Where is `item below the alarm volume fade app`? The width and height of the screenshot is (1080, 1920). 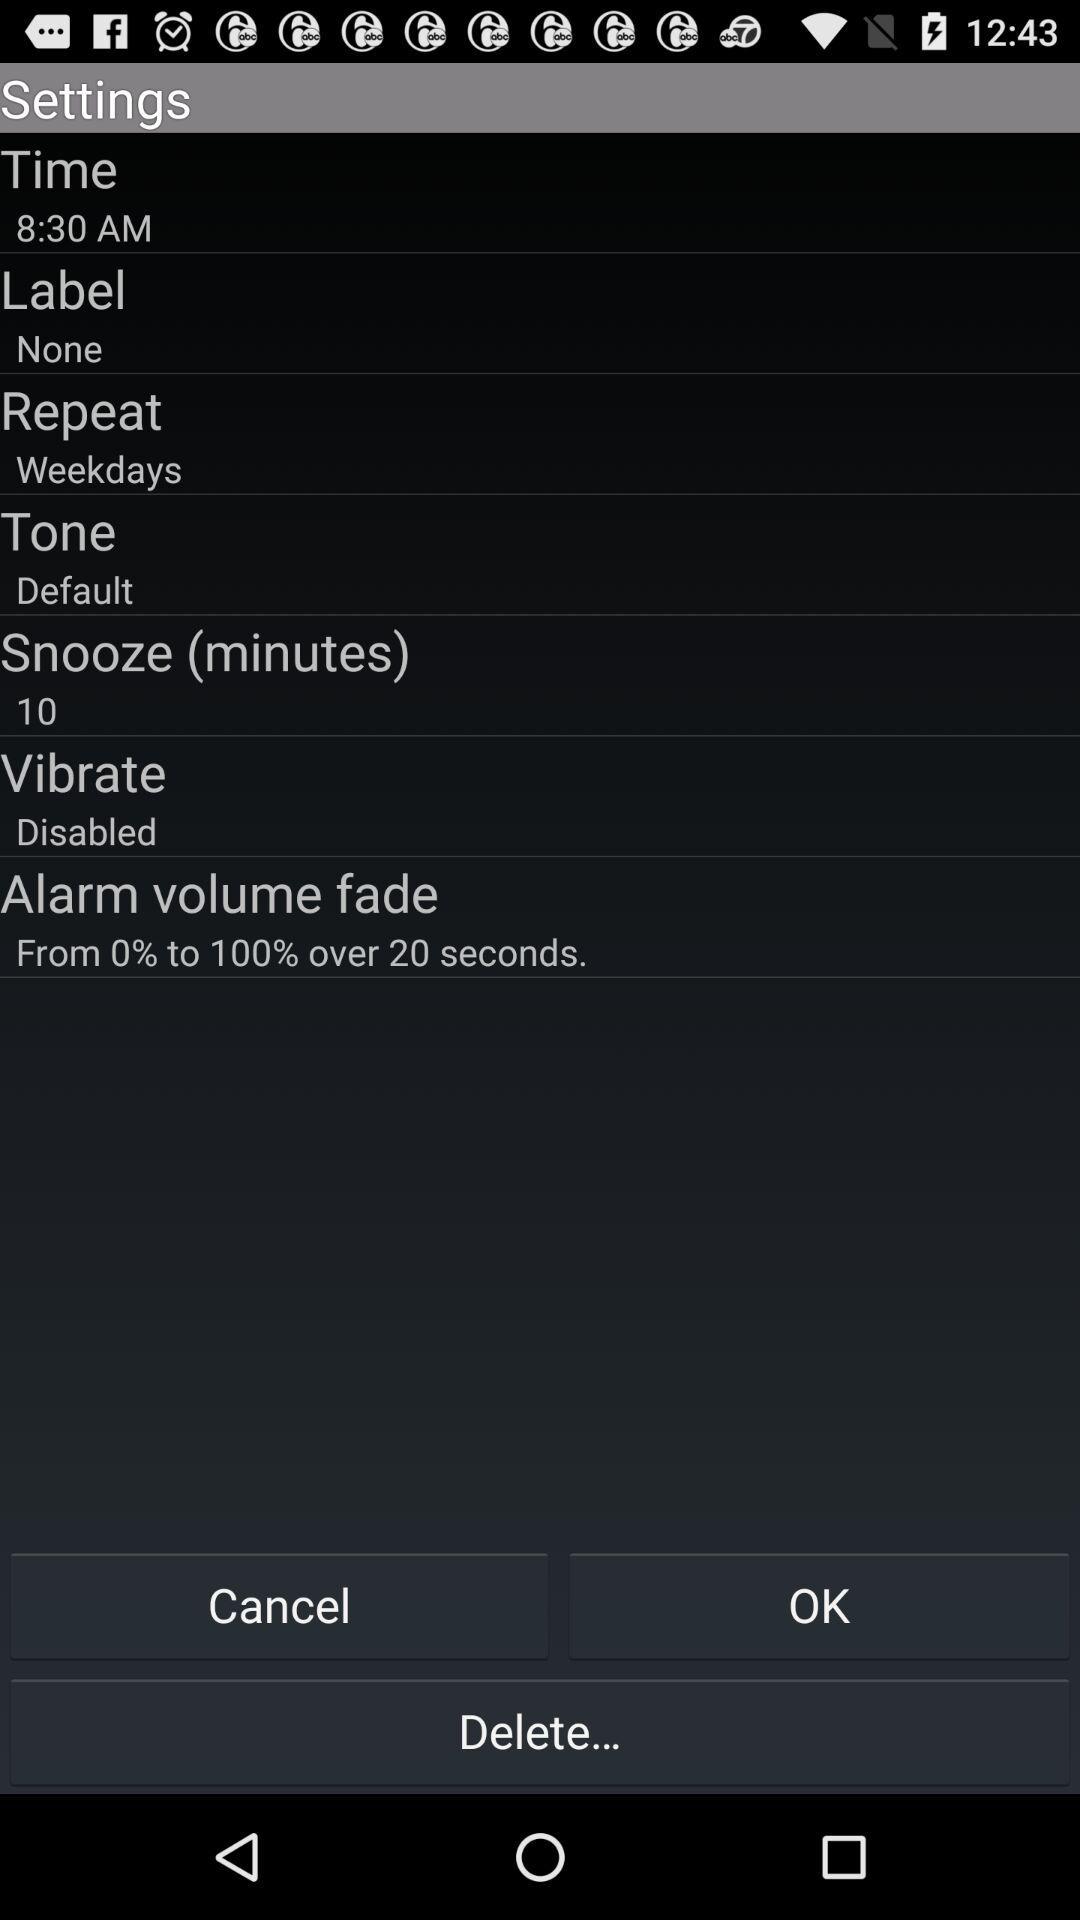
item below the alarm volume fade app is located at coordinates (540, 950).